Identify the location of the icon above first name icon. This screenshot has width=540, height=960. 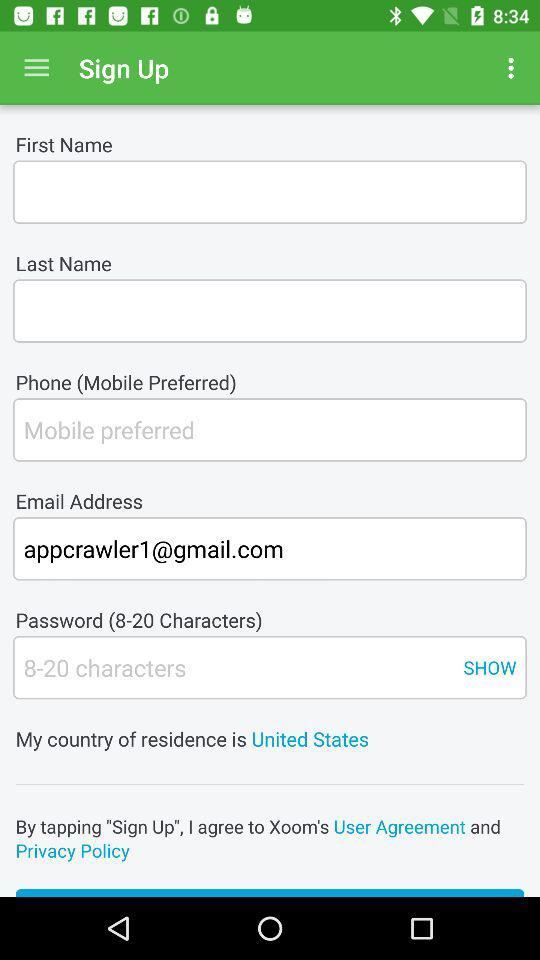
(36, 68).